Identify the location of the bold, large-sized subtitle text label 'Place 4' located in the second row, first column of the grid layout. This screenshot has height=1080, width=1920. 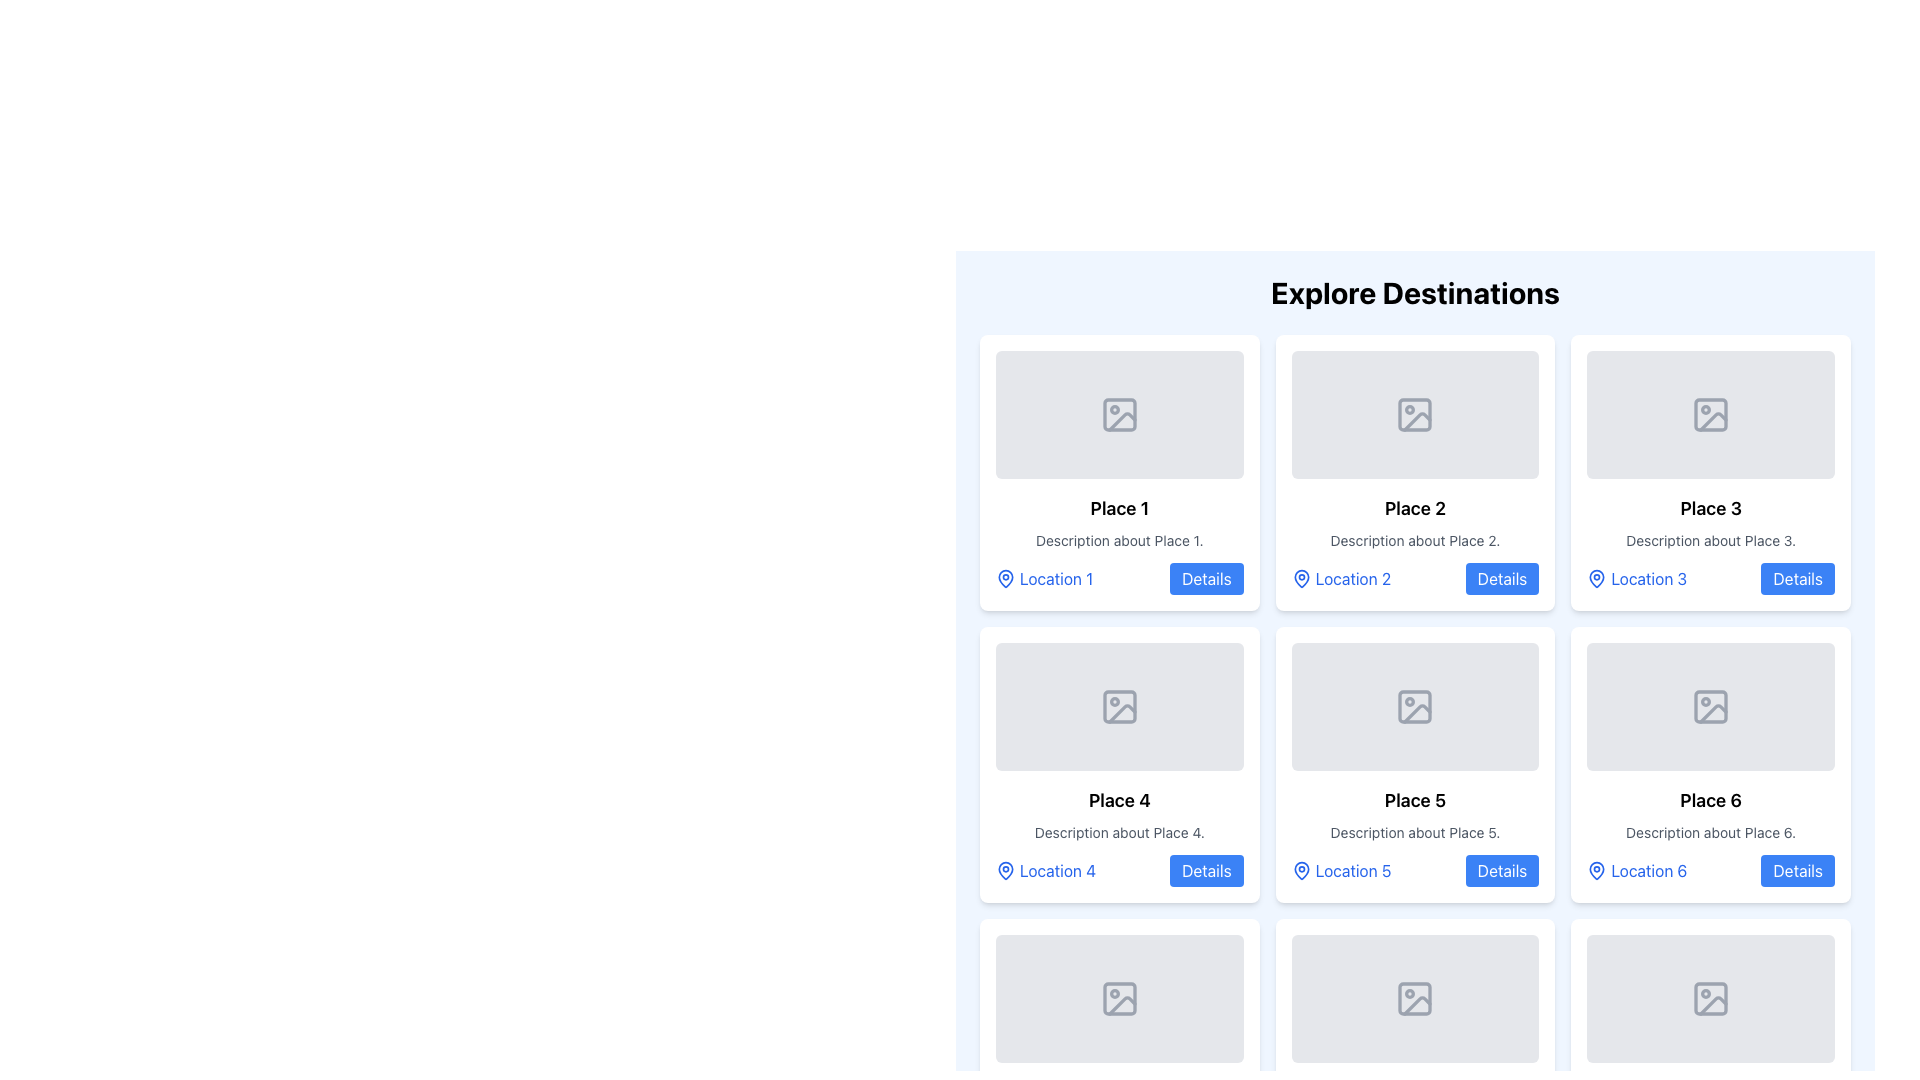
(1118, 800).